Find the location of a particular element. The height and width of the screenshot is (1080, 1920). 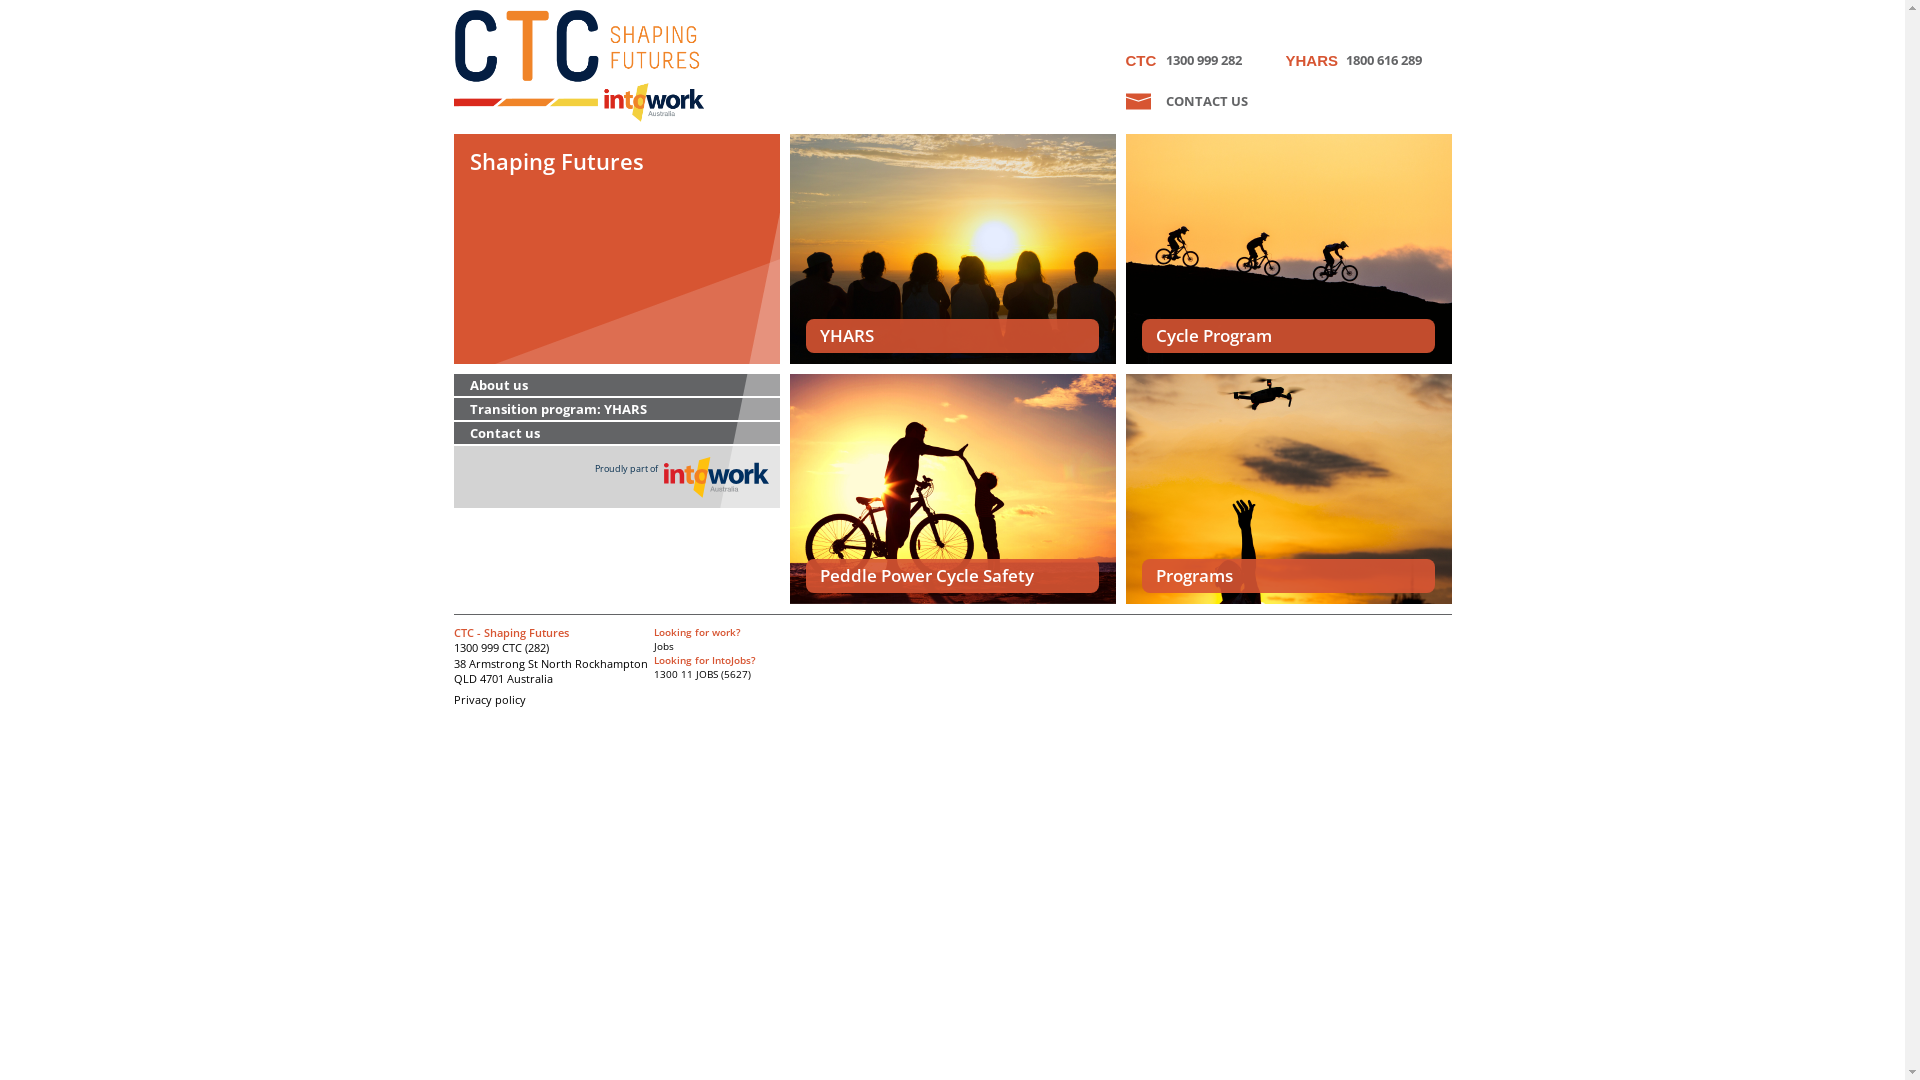

'1300 999 CTC (282)' is located at coordinates (501, 647).